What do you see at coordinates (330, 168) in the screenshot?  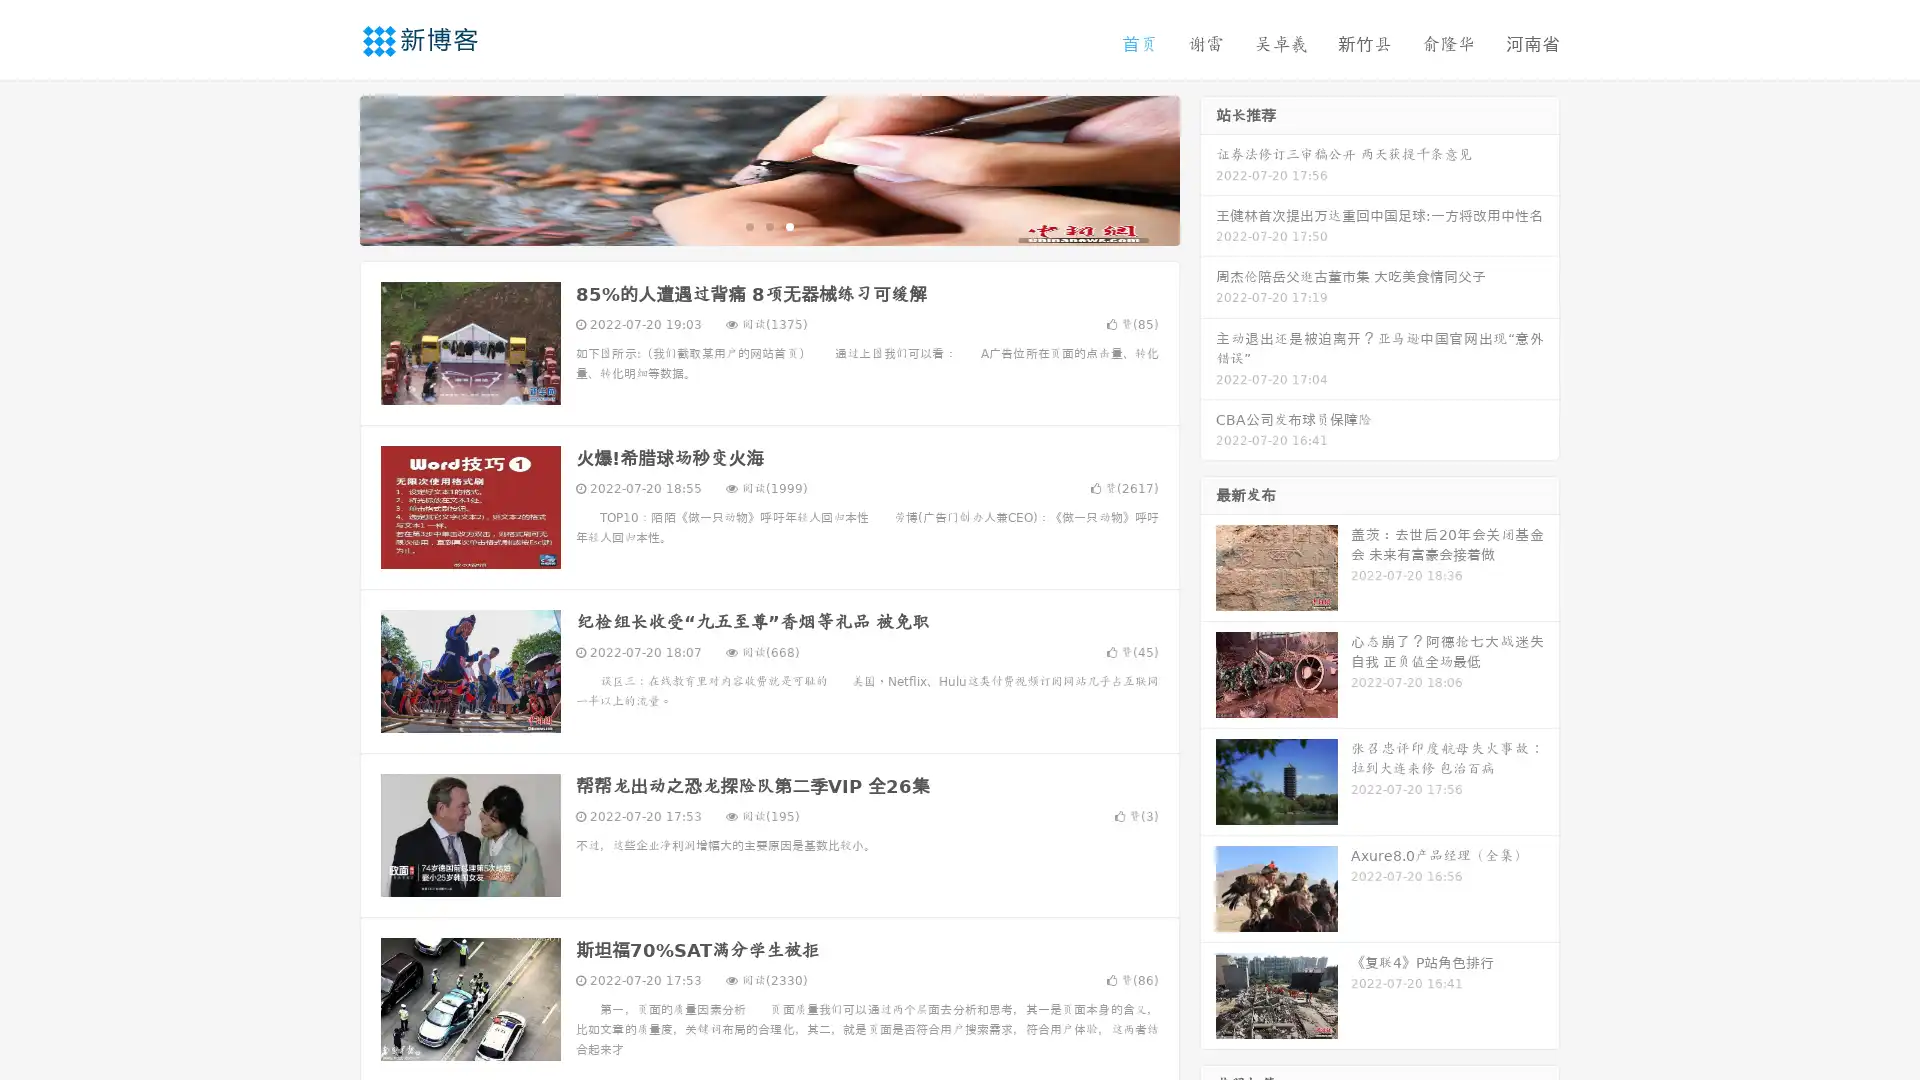 I see `Previous slide` at bounding box center [330, 168].